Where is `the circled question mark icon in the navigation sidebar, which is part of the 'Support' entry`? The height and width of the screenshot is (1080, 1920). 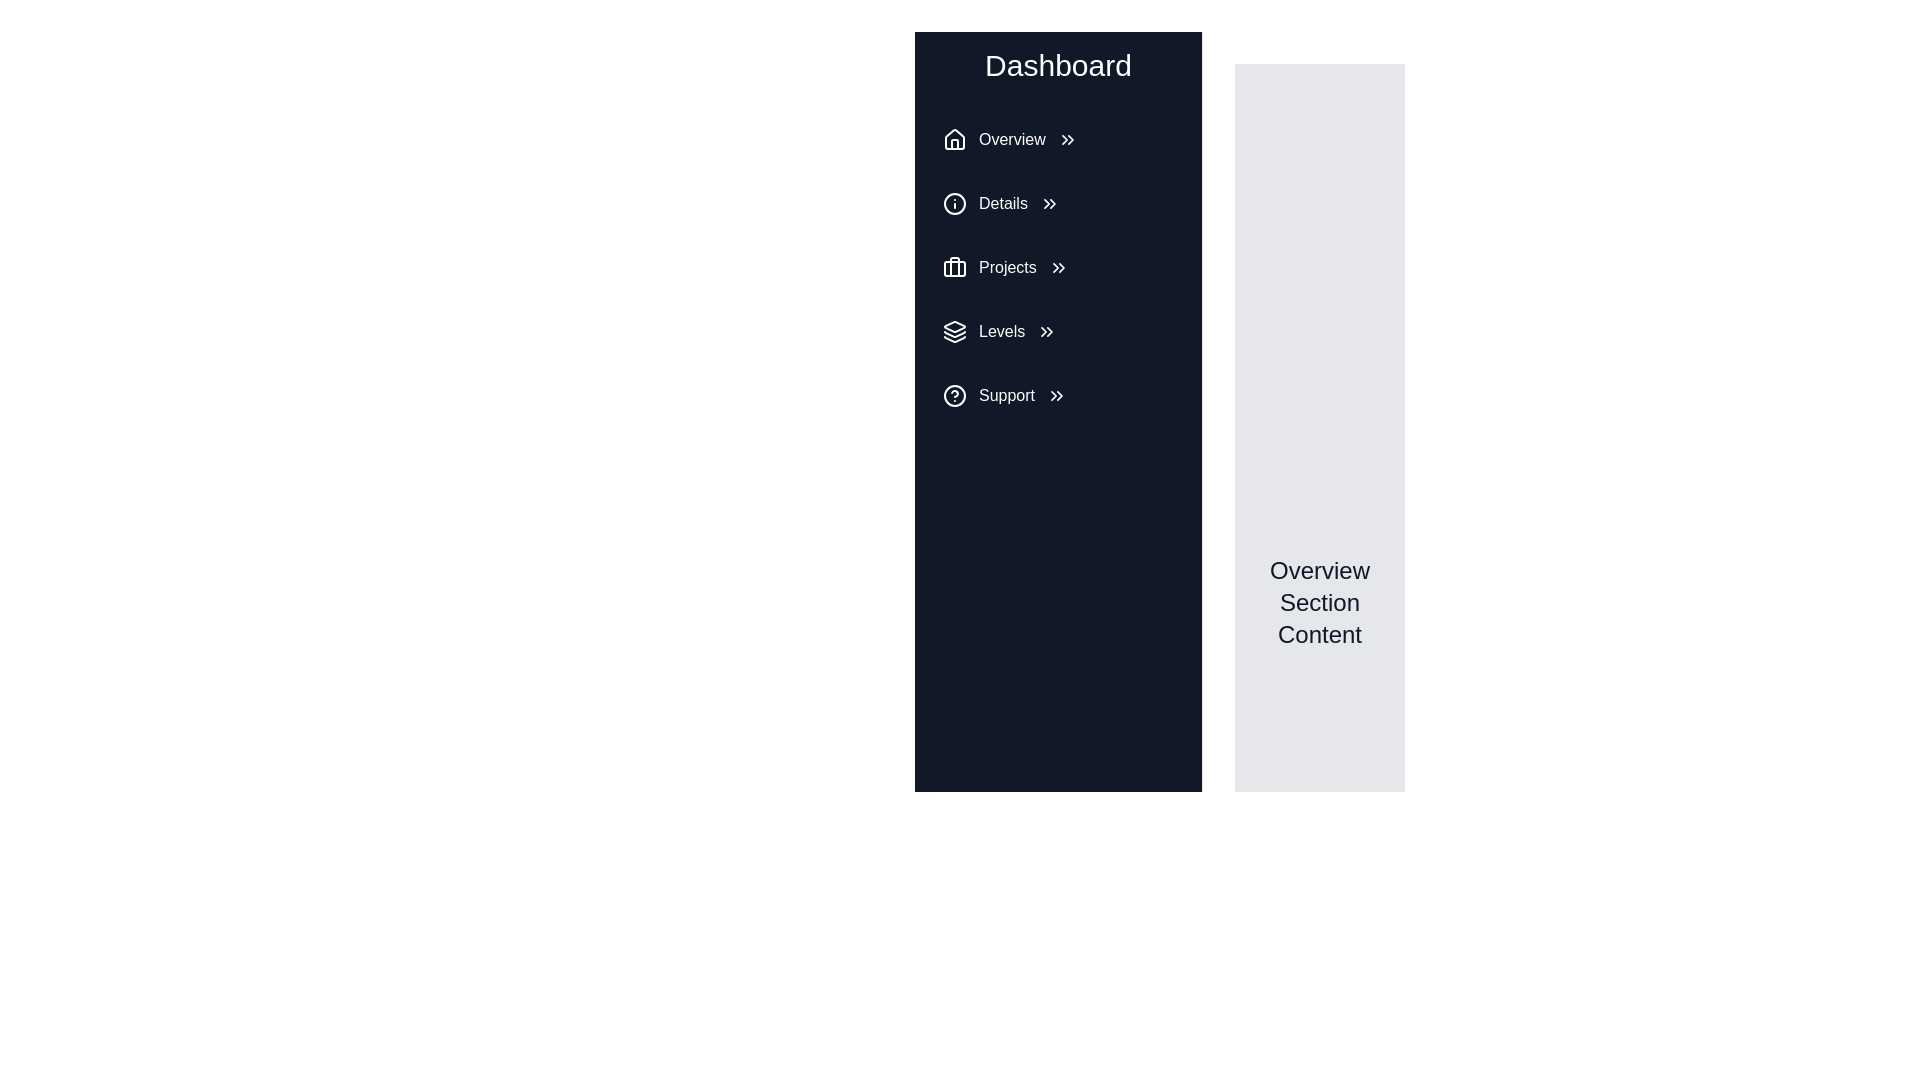
the circled question mark icon in the navigation sidebar, which is part of the 'Support' entry is located at coordinates (954, 396).